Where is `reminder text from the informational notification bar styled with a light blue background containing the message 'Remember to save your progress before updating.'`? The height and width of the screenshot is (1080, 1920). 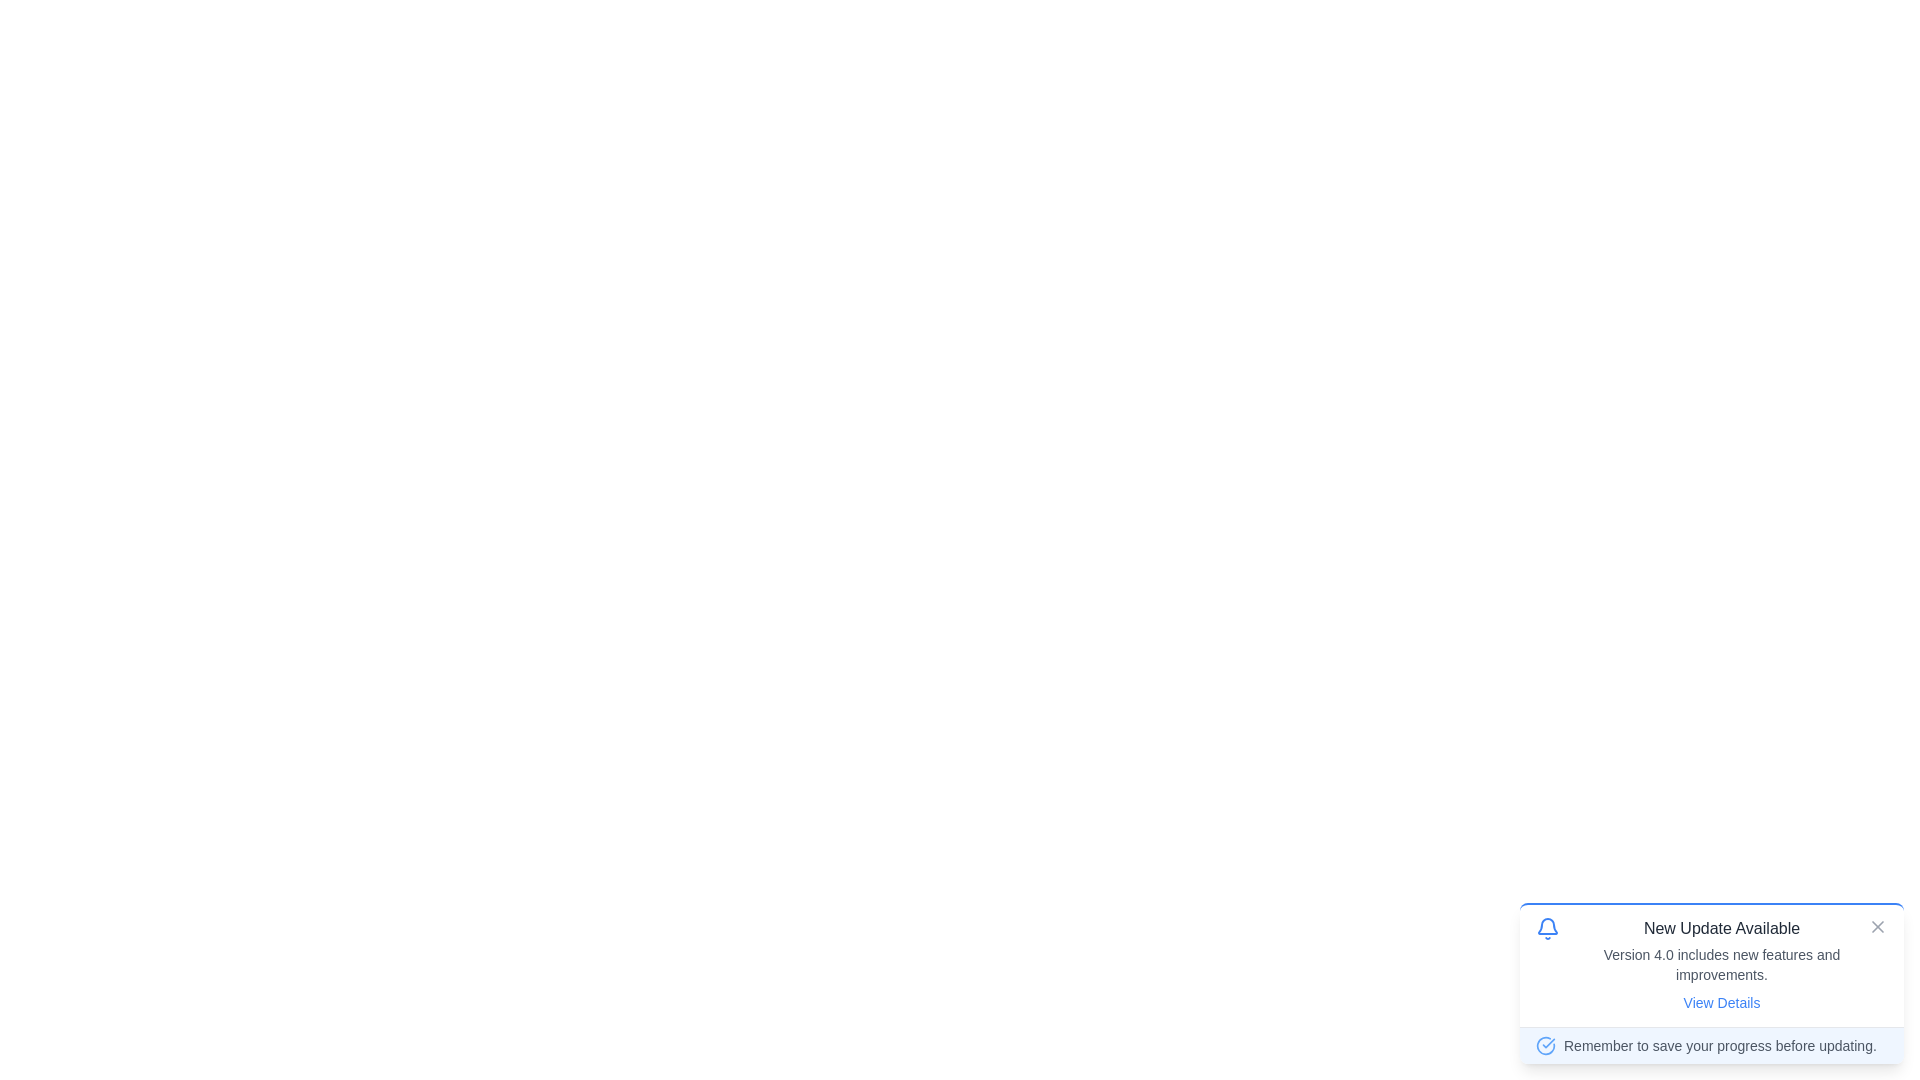
reminder text from the informational notification bar styled with a light blue background containing the message 'Remember to save your progress before updating.' is located at coordinates (1711, 1044).